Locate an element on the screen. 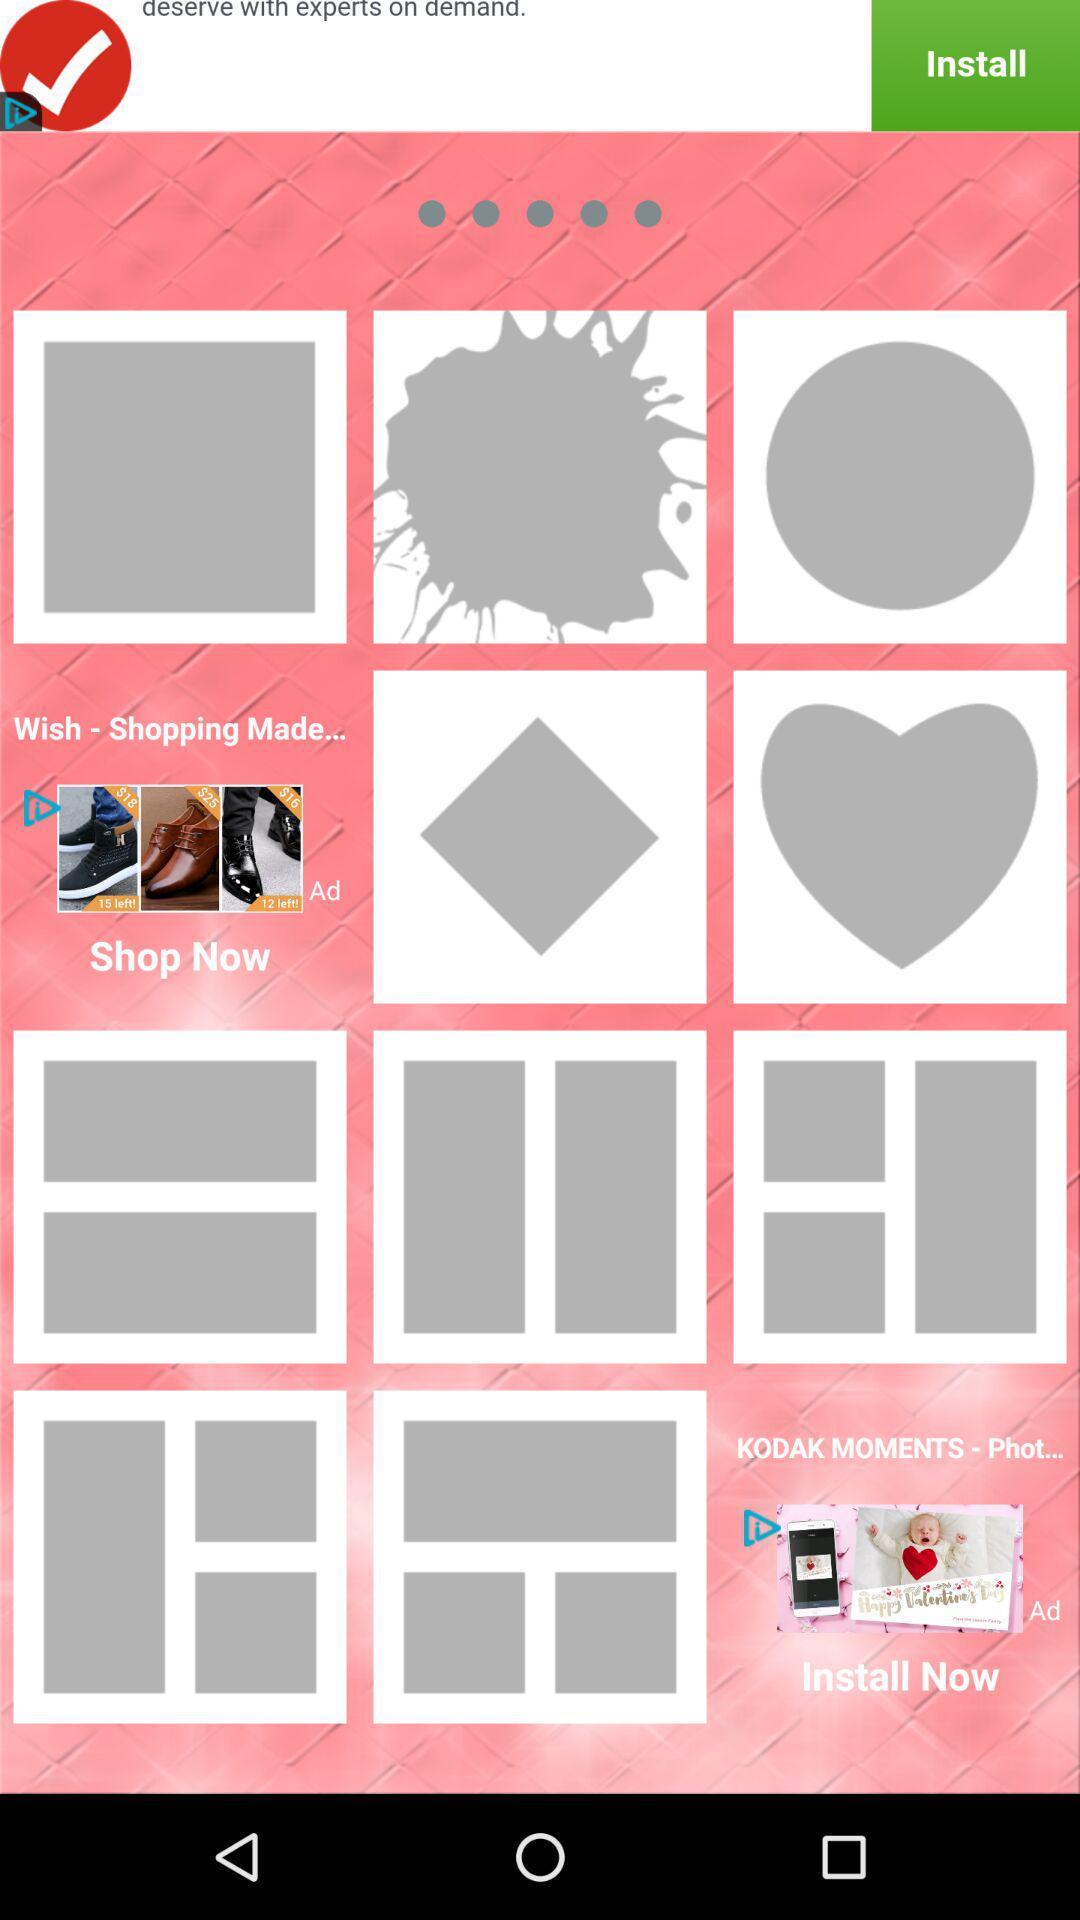  stick images is located at coordinates (540, 475).